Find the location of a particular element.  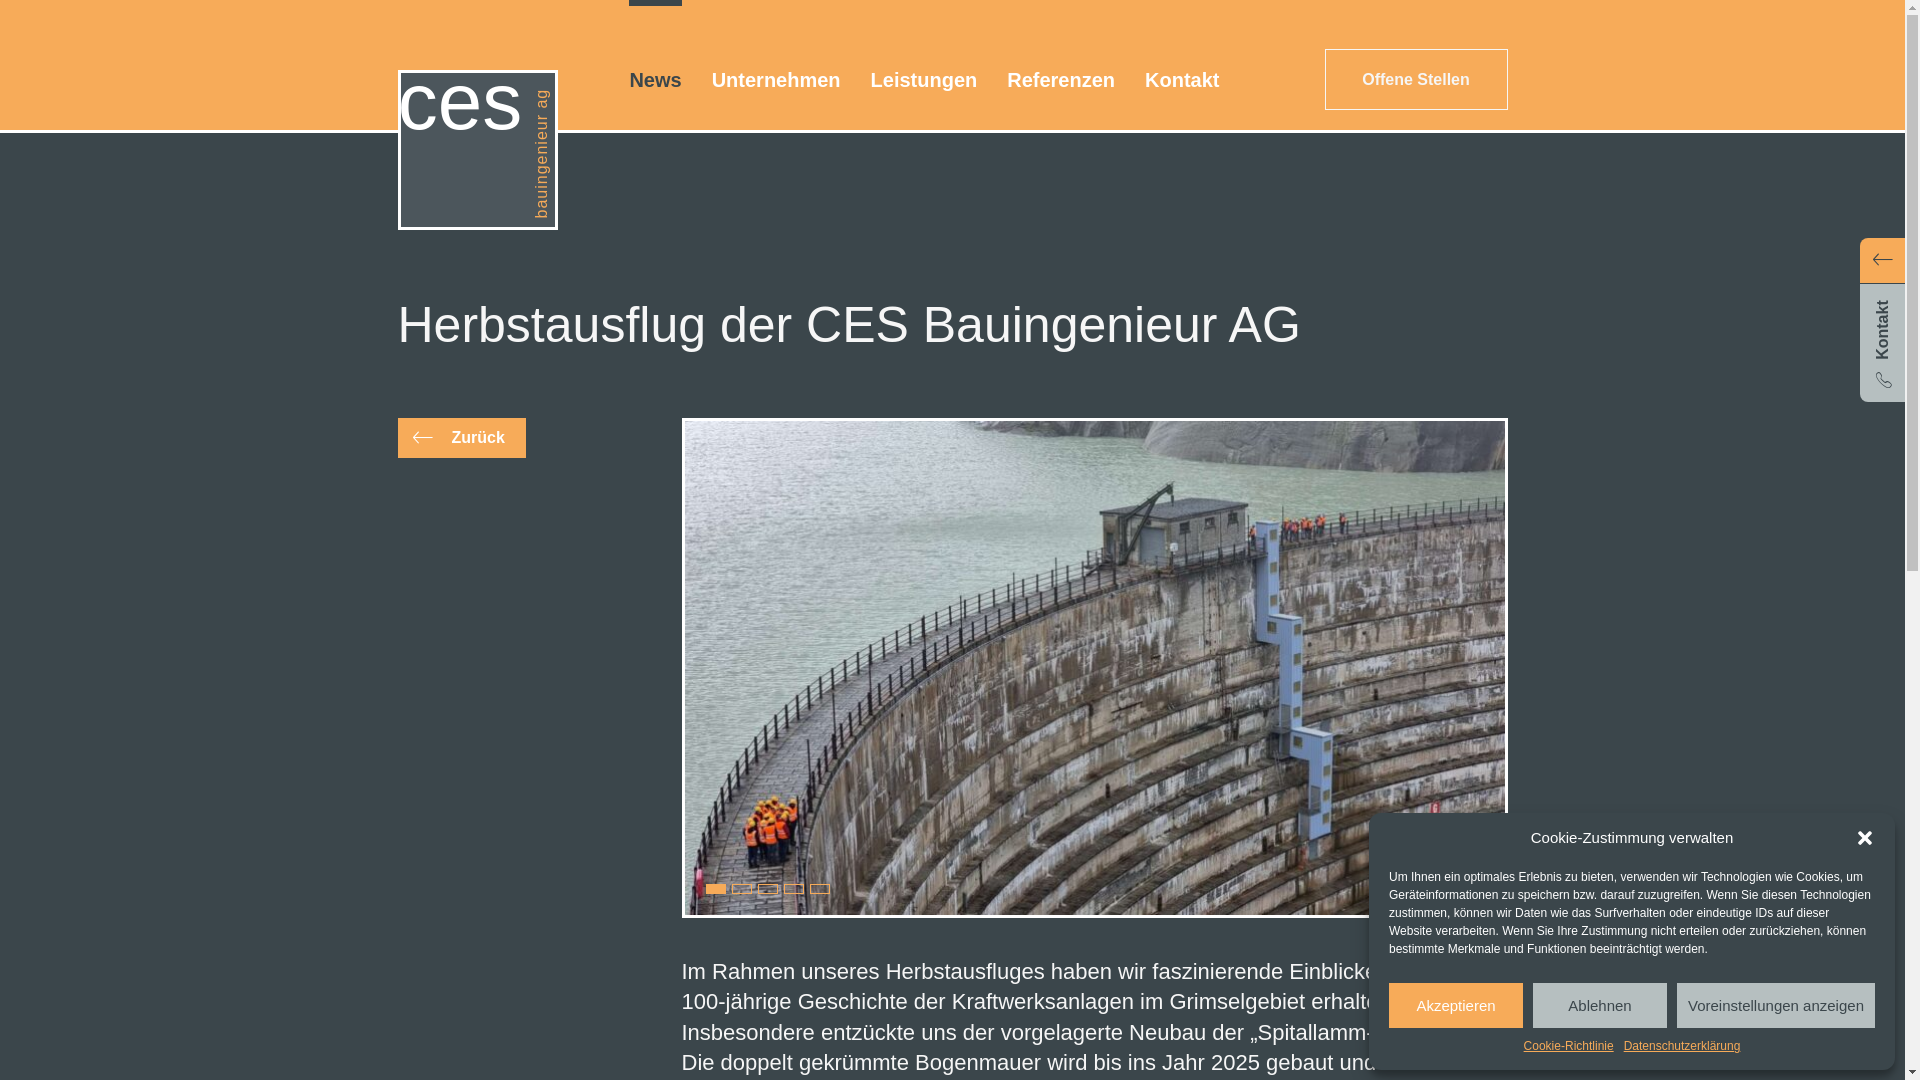

'4' is located at coordinates (792, 887).